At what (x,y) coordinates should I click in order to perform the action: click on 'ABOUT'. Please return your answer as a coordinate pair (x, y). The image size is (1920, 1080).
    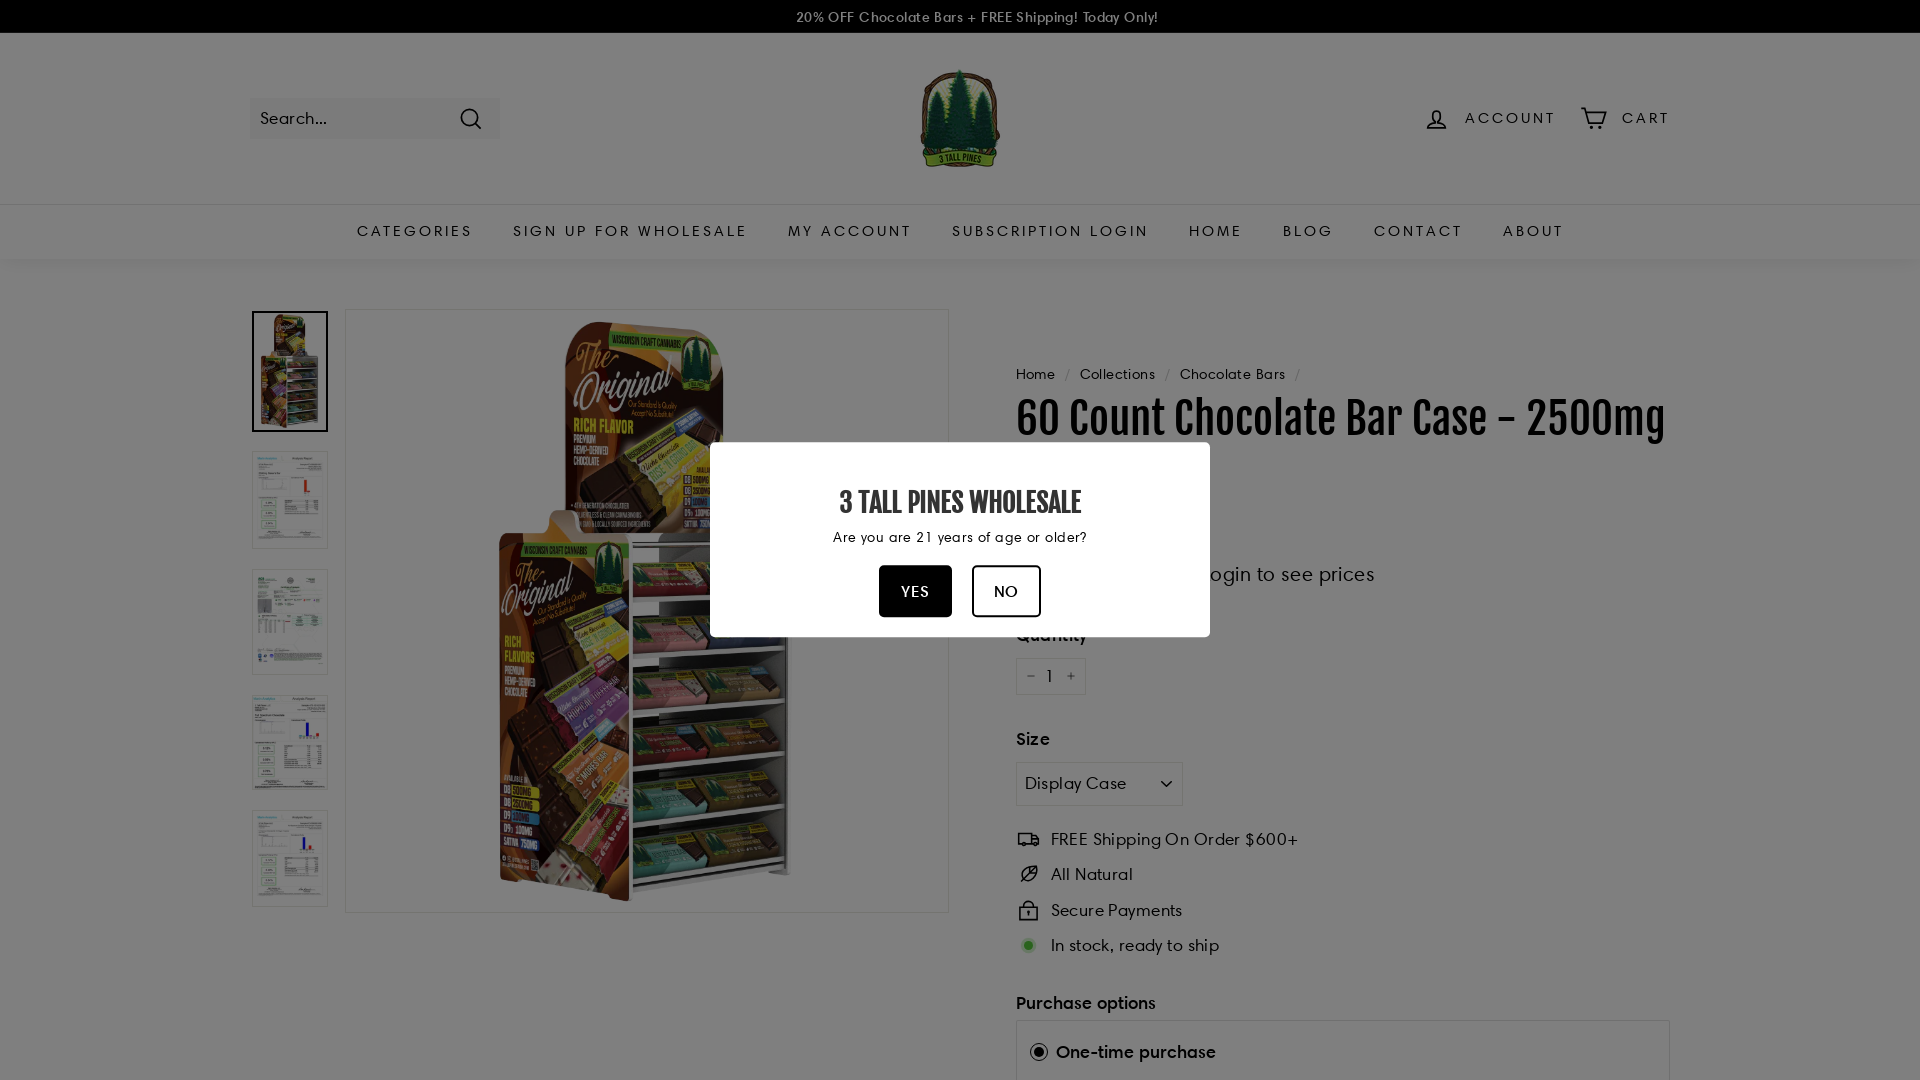
    Looking at the image, I should click on (1531, 230).